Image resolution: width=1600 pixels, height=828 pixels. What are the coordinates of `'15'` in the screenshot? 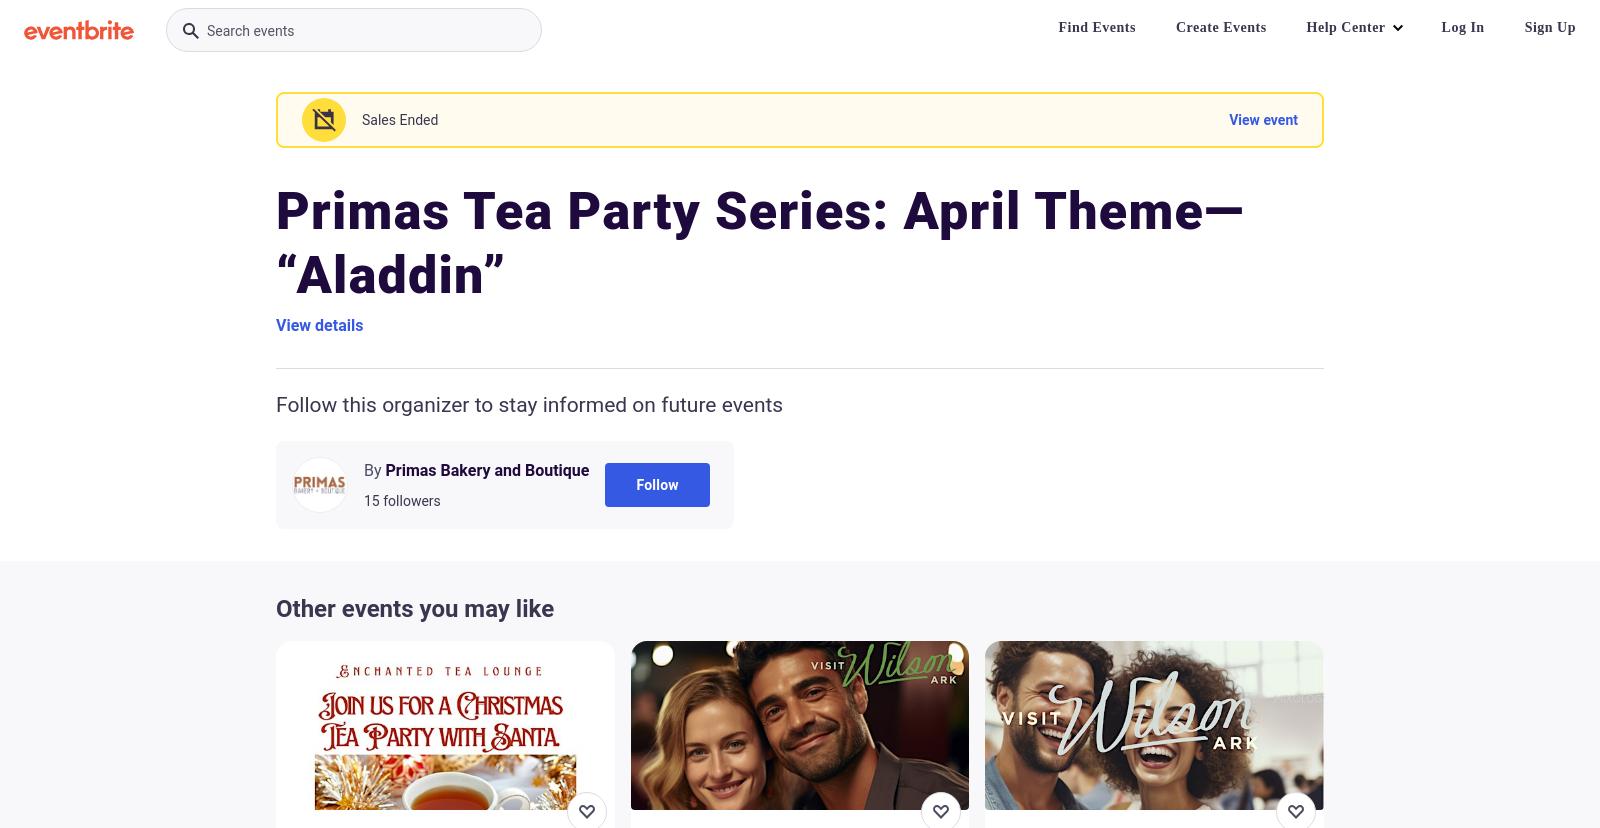 It's located at (371, 501).